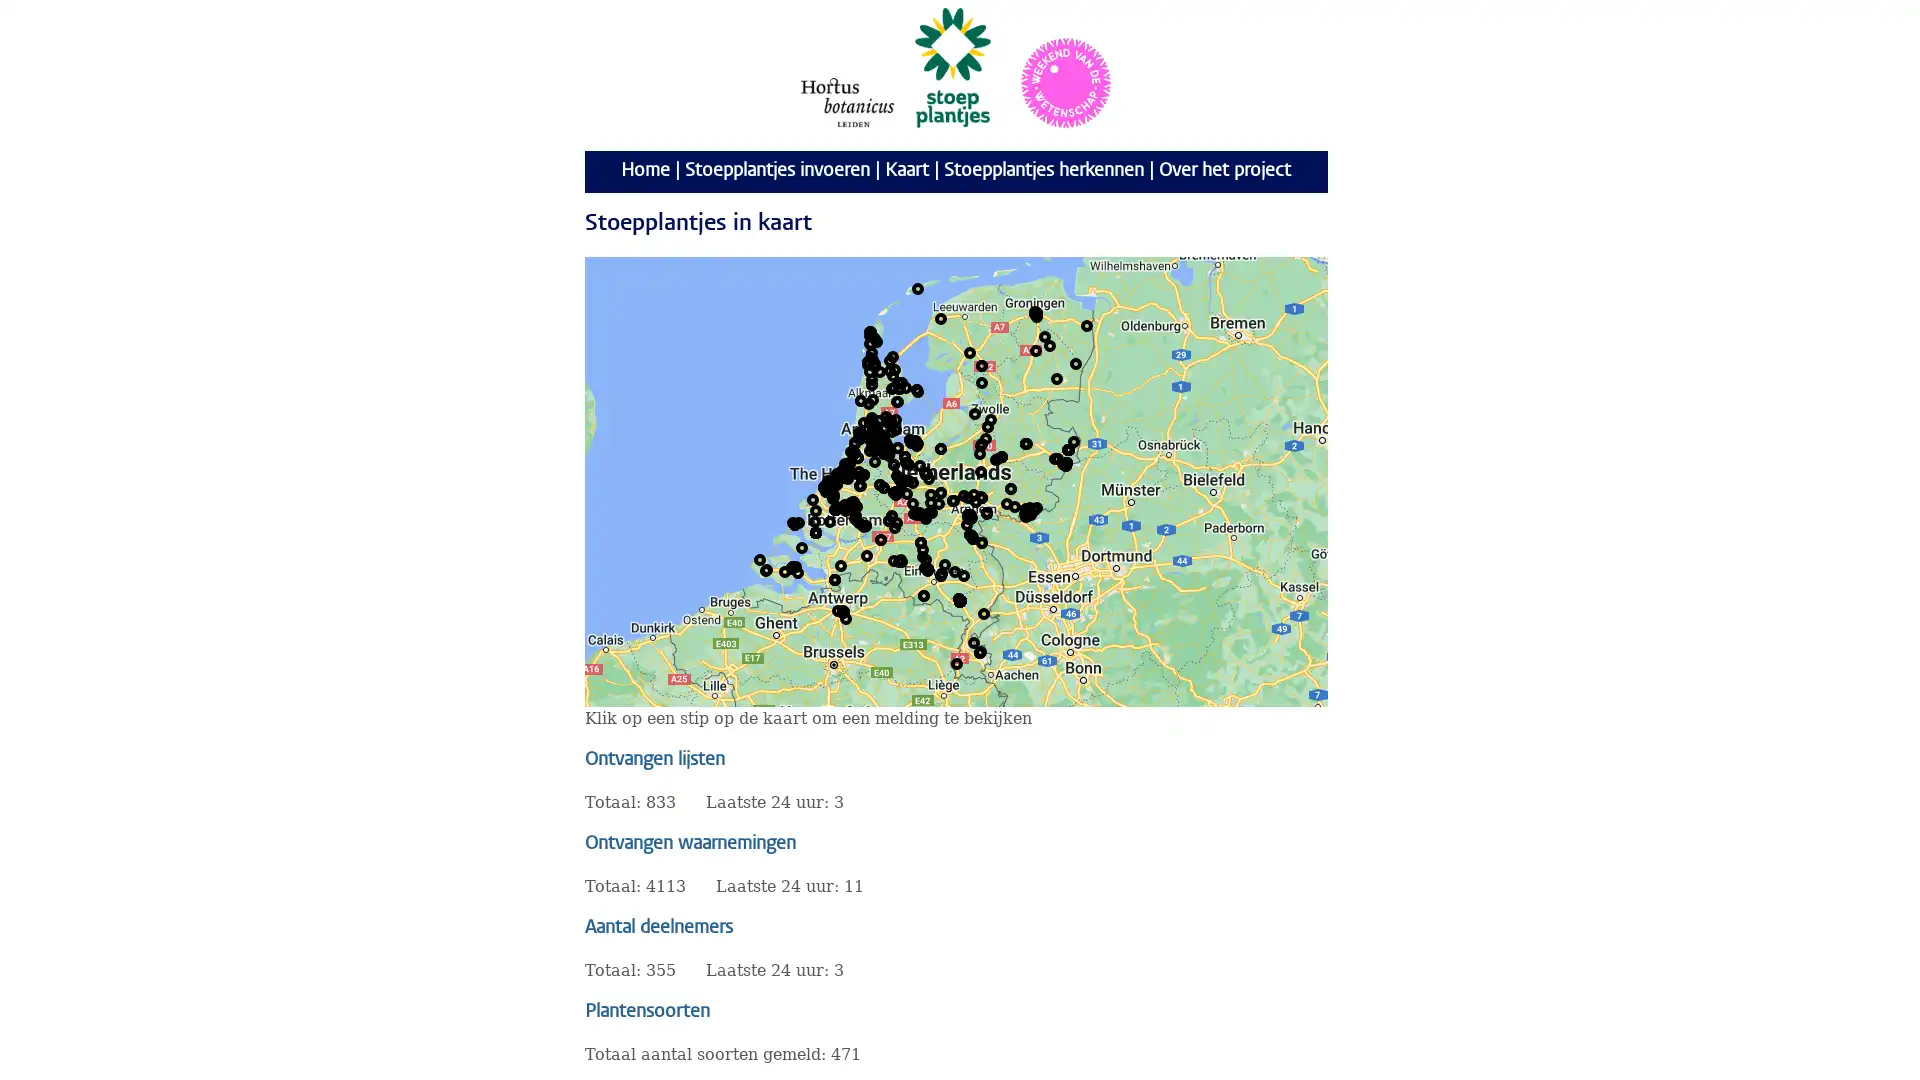  Describe the element at coordinates (831, 486) in the screenshot. I see `Telling van Annemiek op 18 mei 2022` at that location.